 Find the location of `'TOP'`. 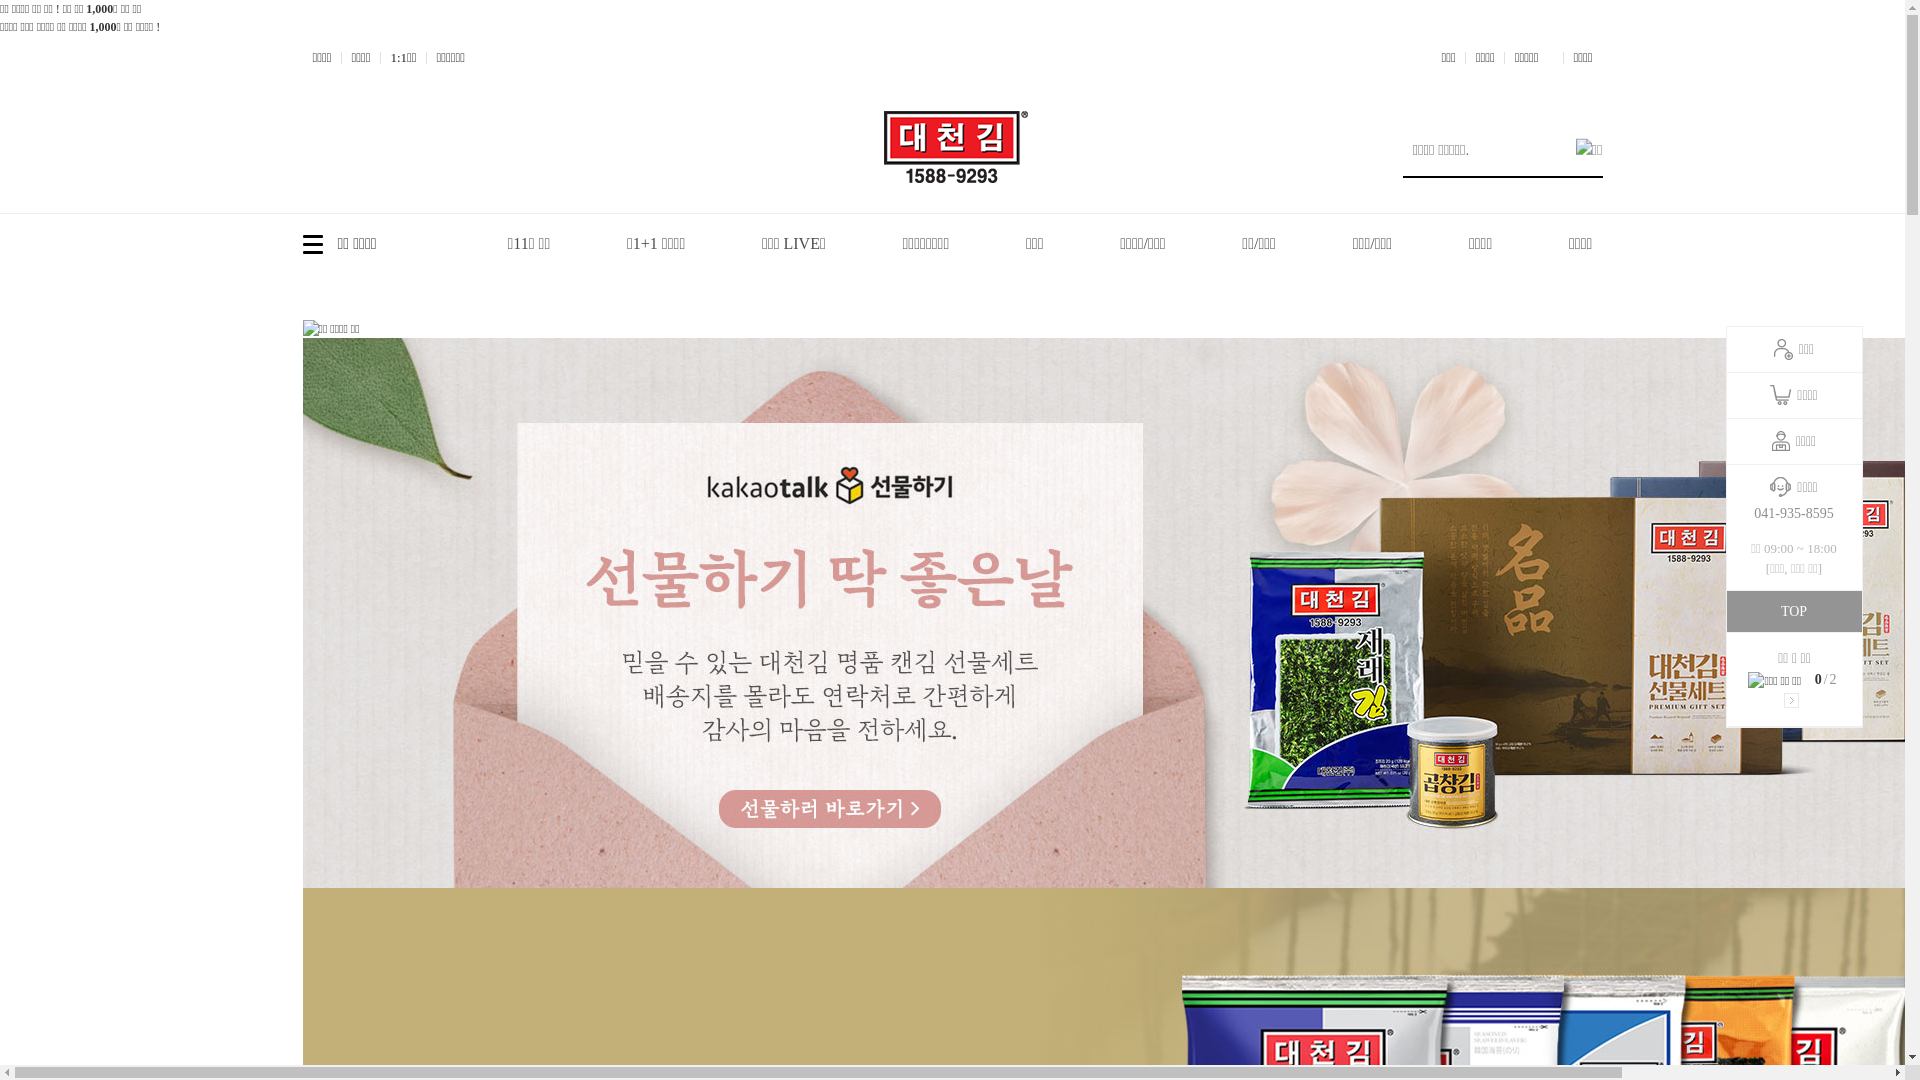

'TOP' is located at coordinates (1793, 610).